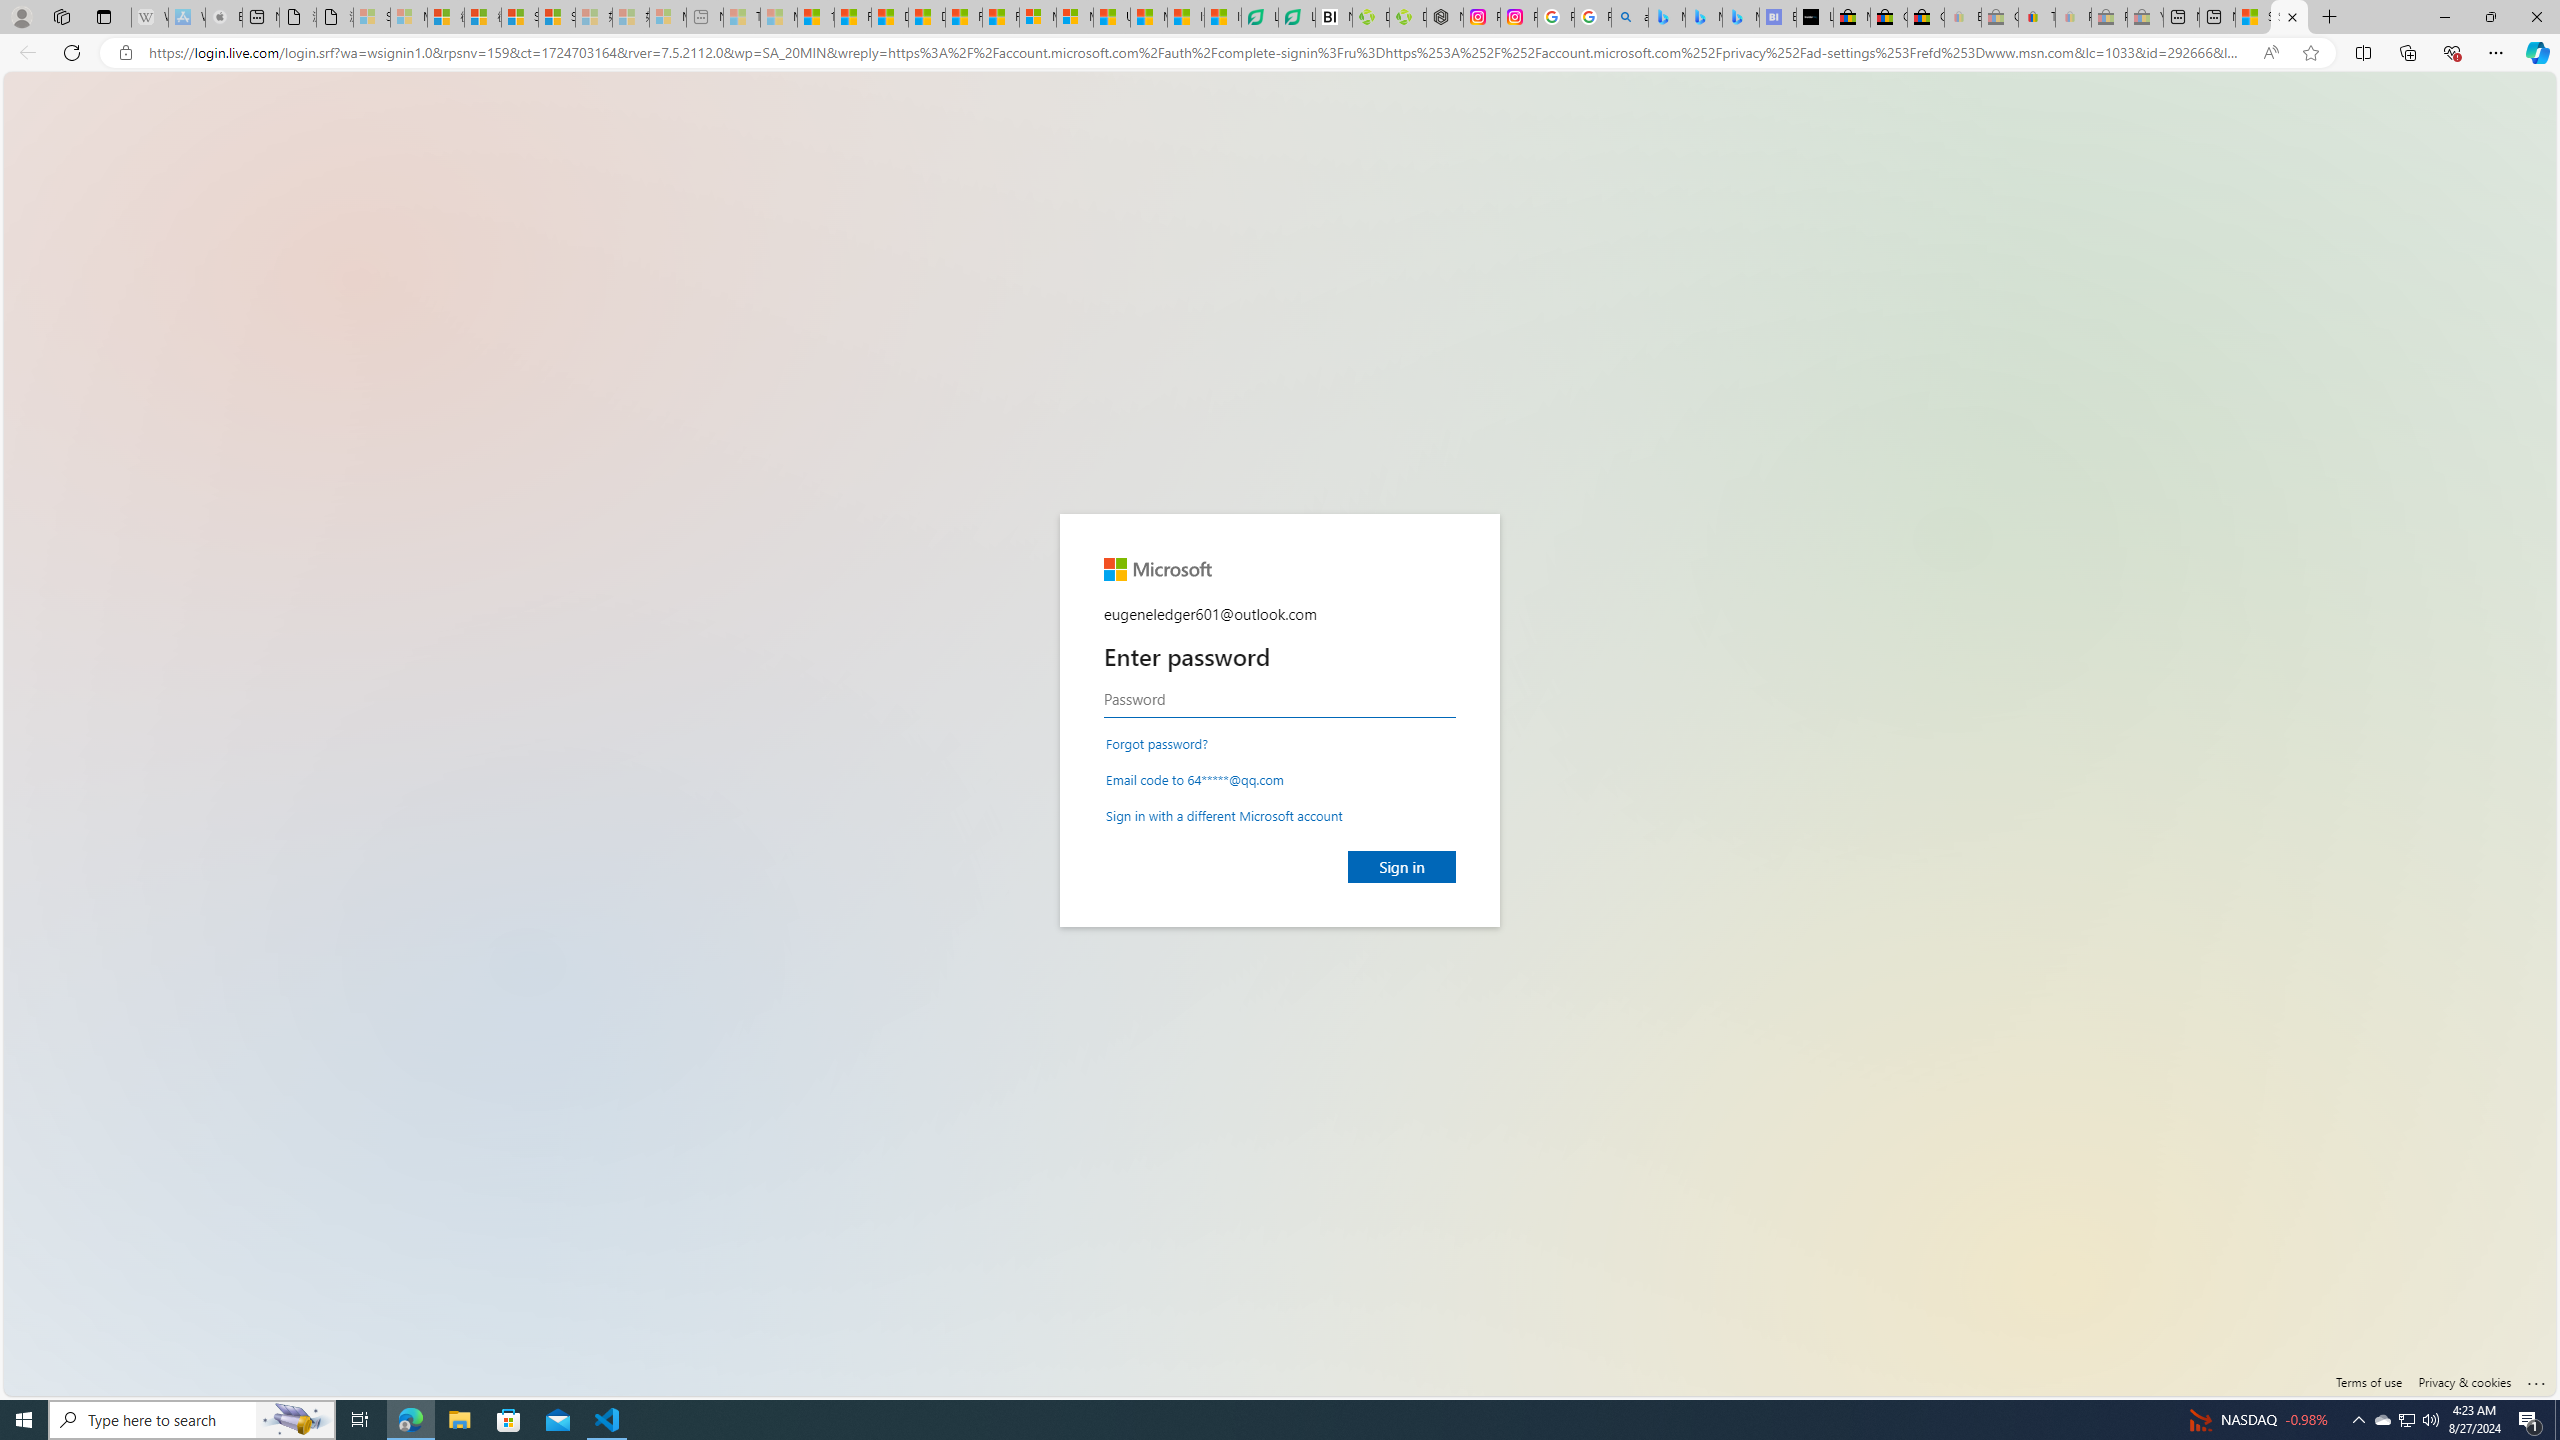  I want to click on 'Forgot password?', so click(1157, 742).